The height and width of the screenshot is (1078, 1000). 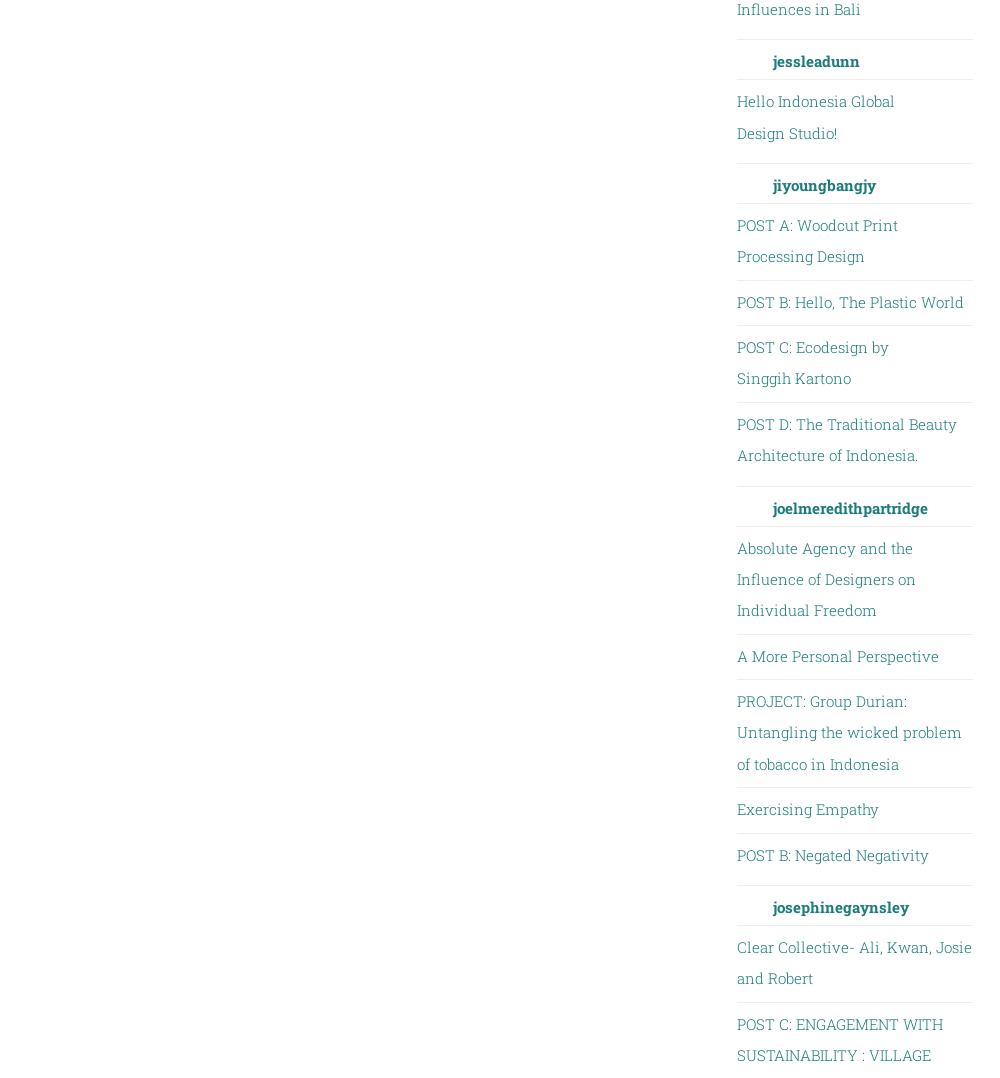 I want to click on 'joelmeredithpartridge', so click(x=848, y=506).